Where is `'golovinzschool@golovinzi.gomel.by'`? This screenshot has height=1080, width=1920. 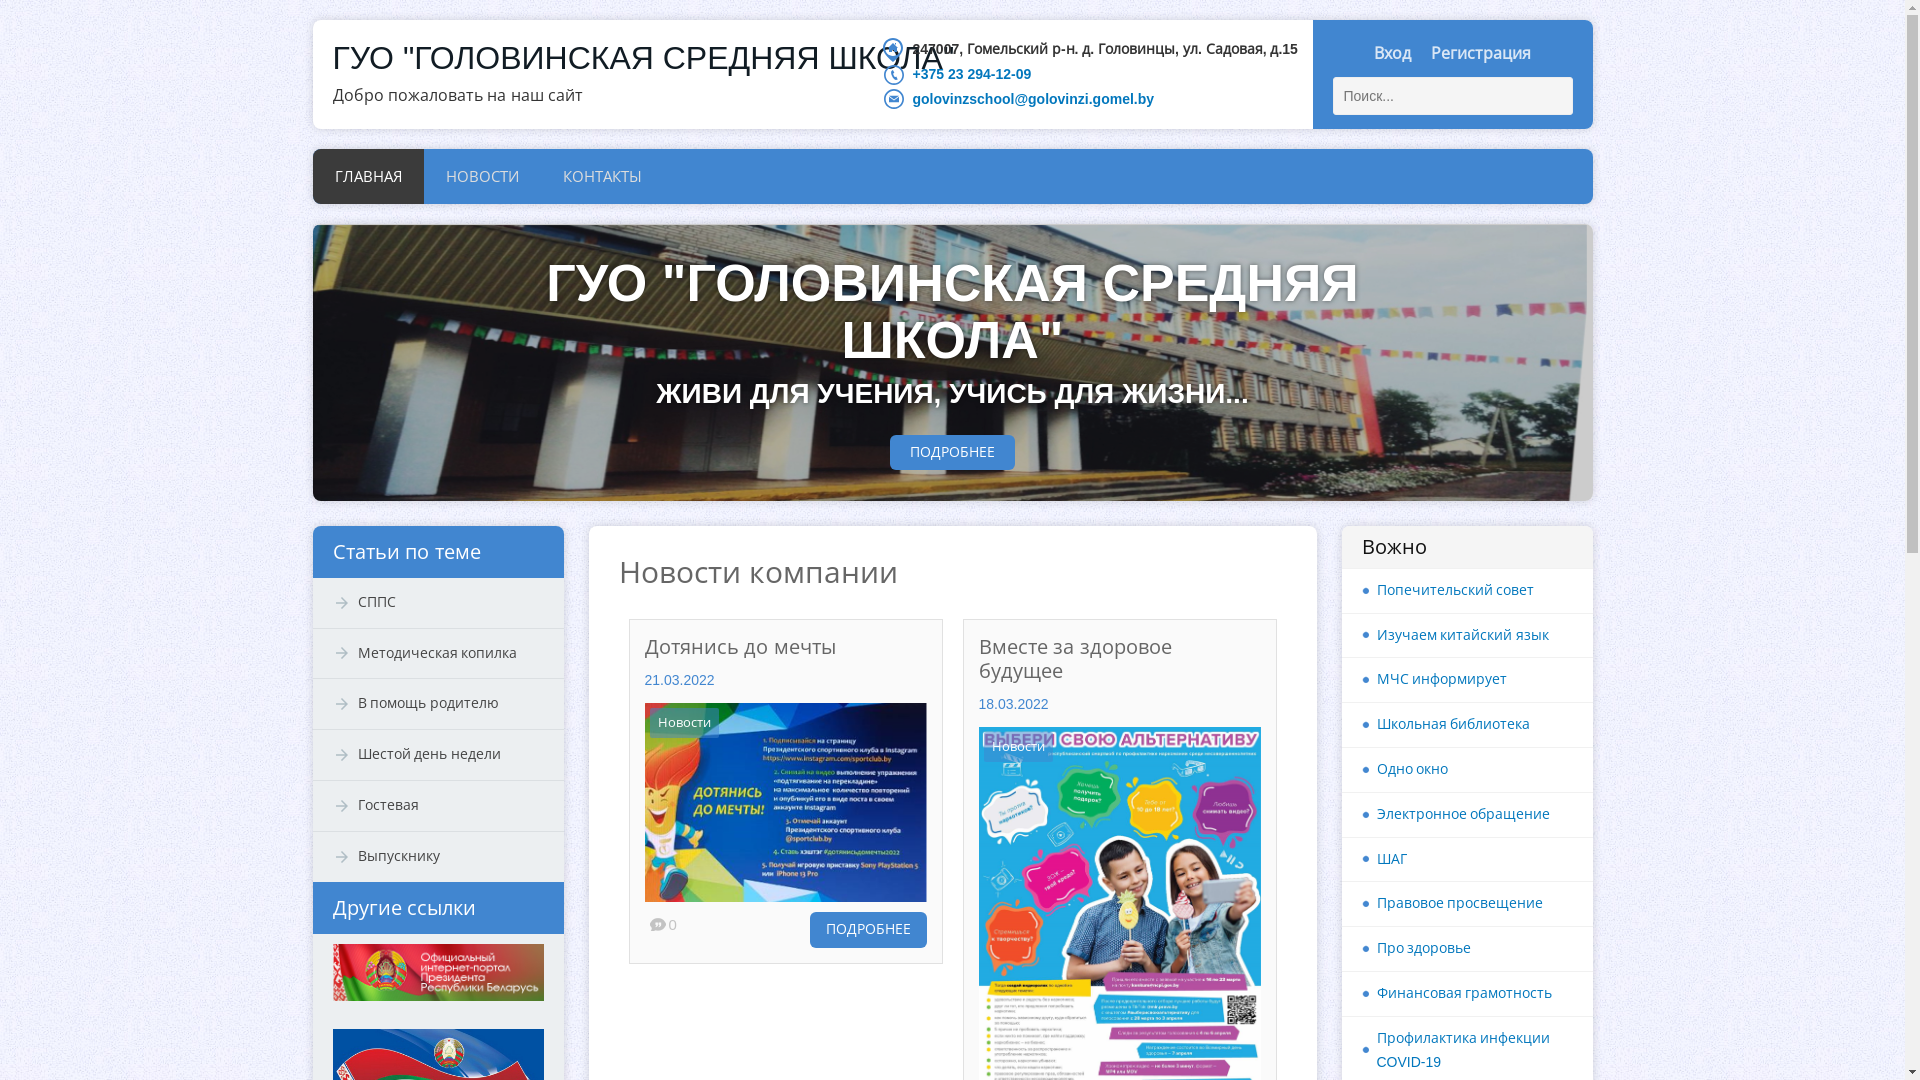
'golovinzschool@golovinzi.gomel.by' is located at coordinates (1032, 99).